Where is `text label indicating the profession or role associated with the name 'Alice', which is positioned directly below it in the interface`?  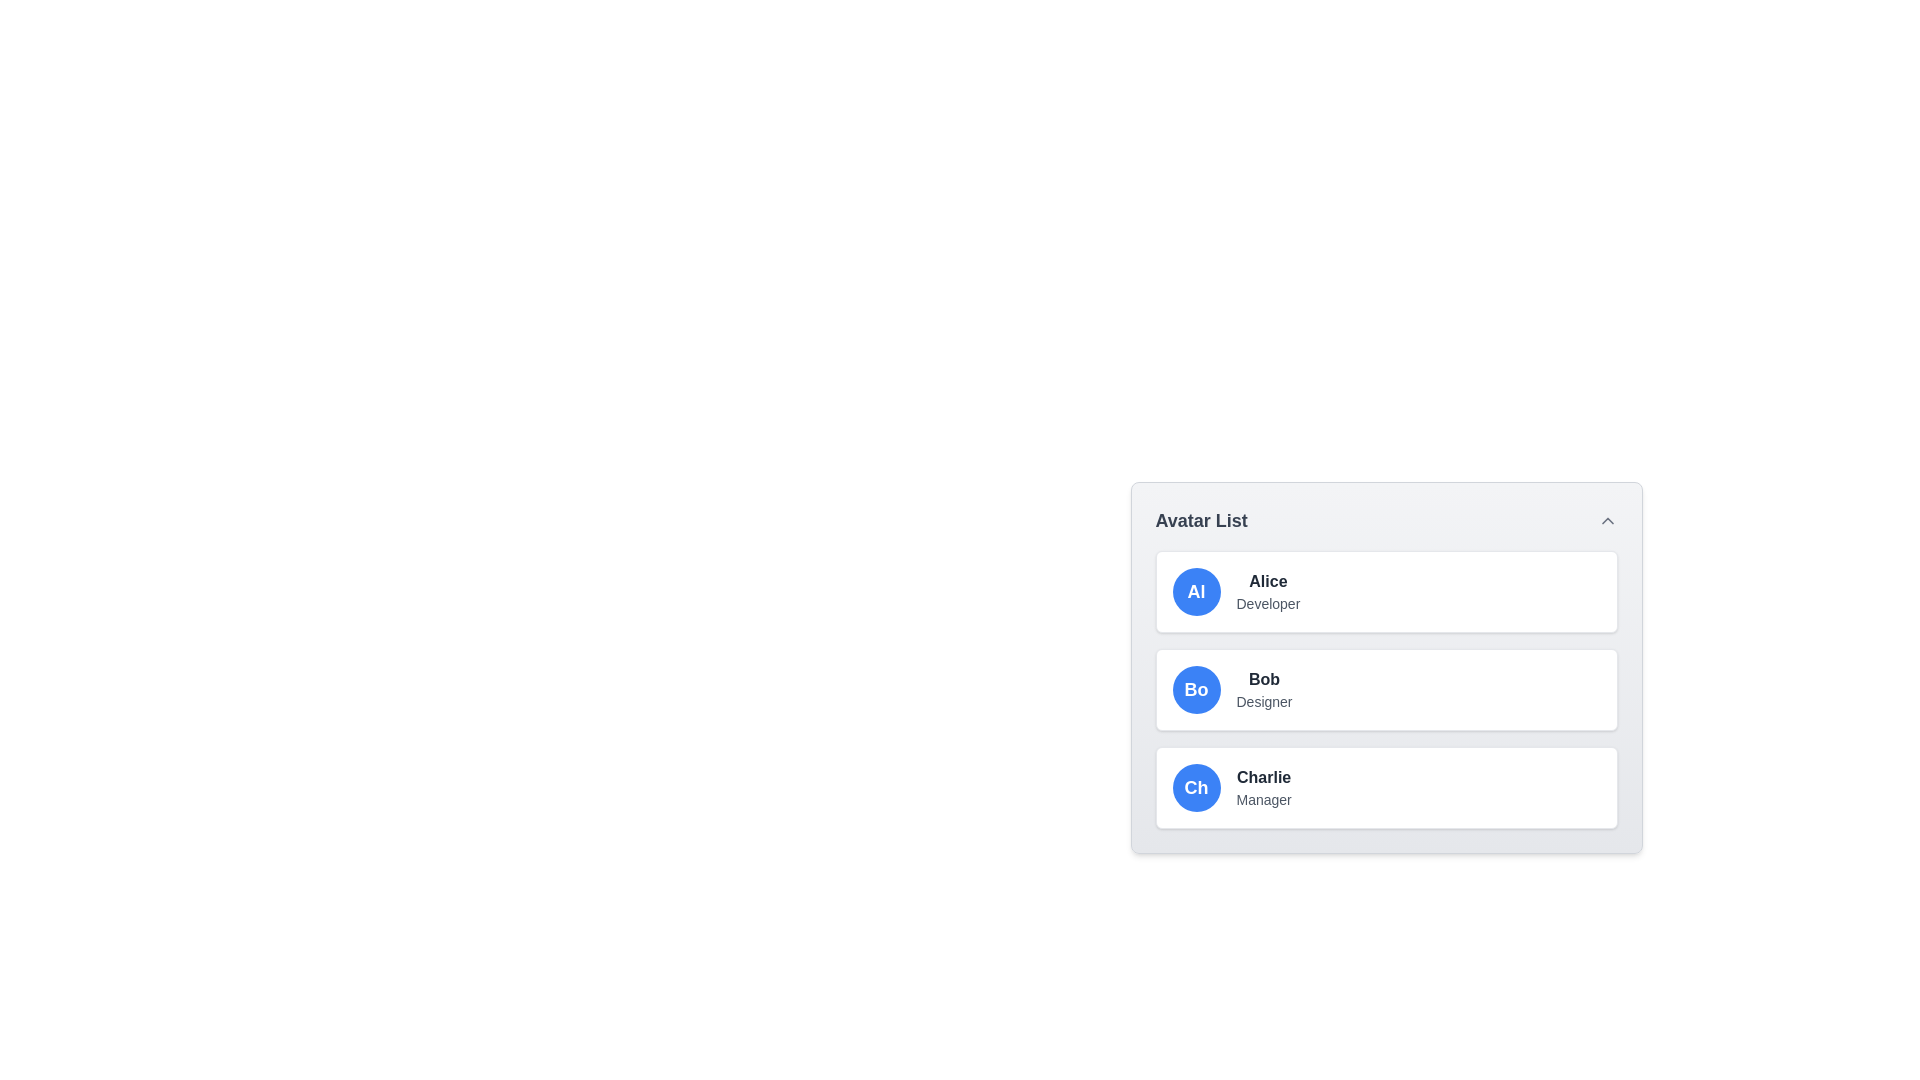
text label indicating the profession or role associated with the name 'Alice', which is positioned directly below it in the interface is located at coordinates (1267, 603).